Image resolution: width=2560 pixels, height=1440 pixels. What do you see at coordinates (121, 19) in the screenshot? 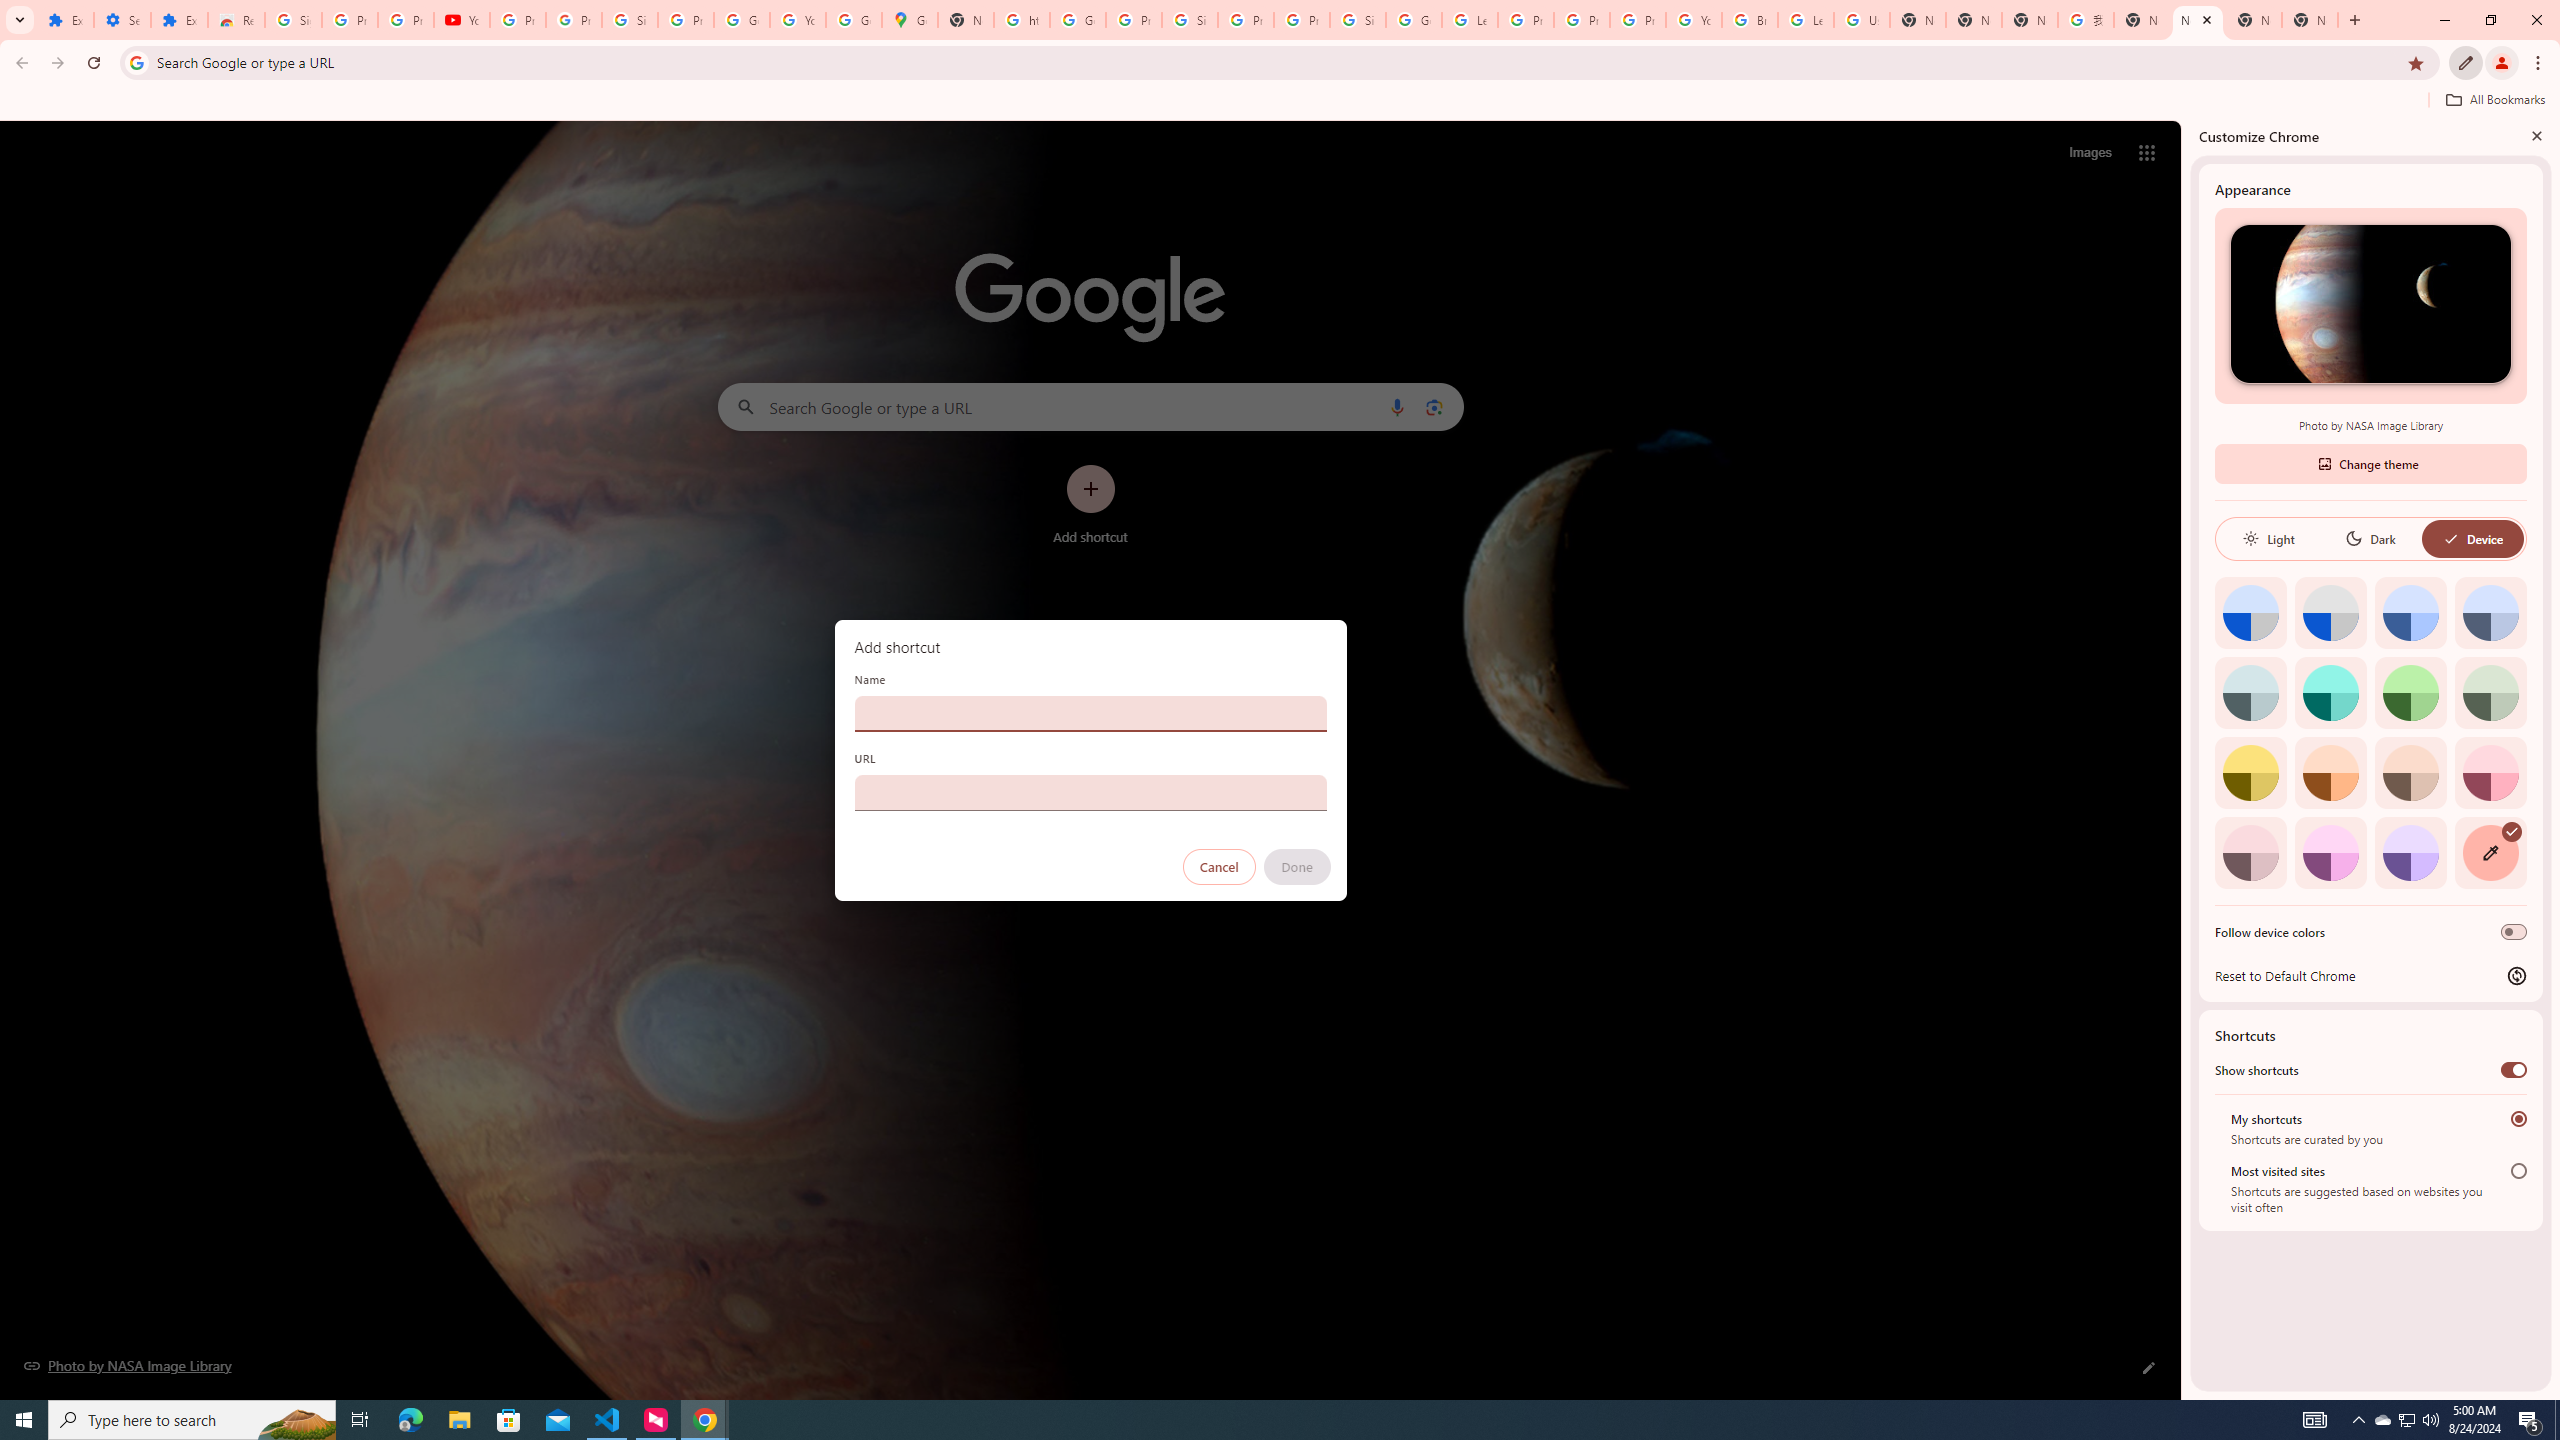
I see `'Settings'` at bounding box center [121, 19].